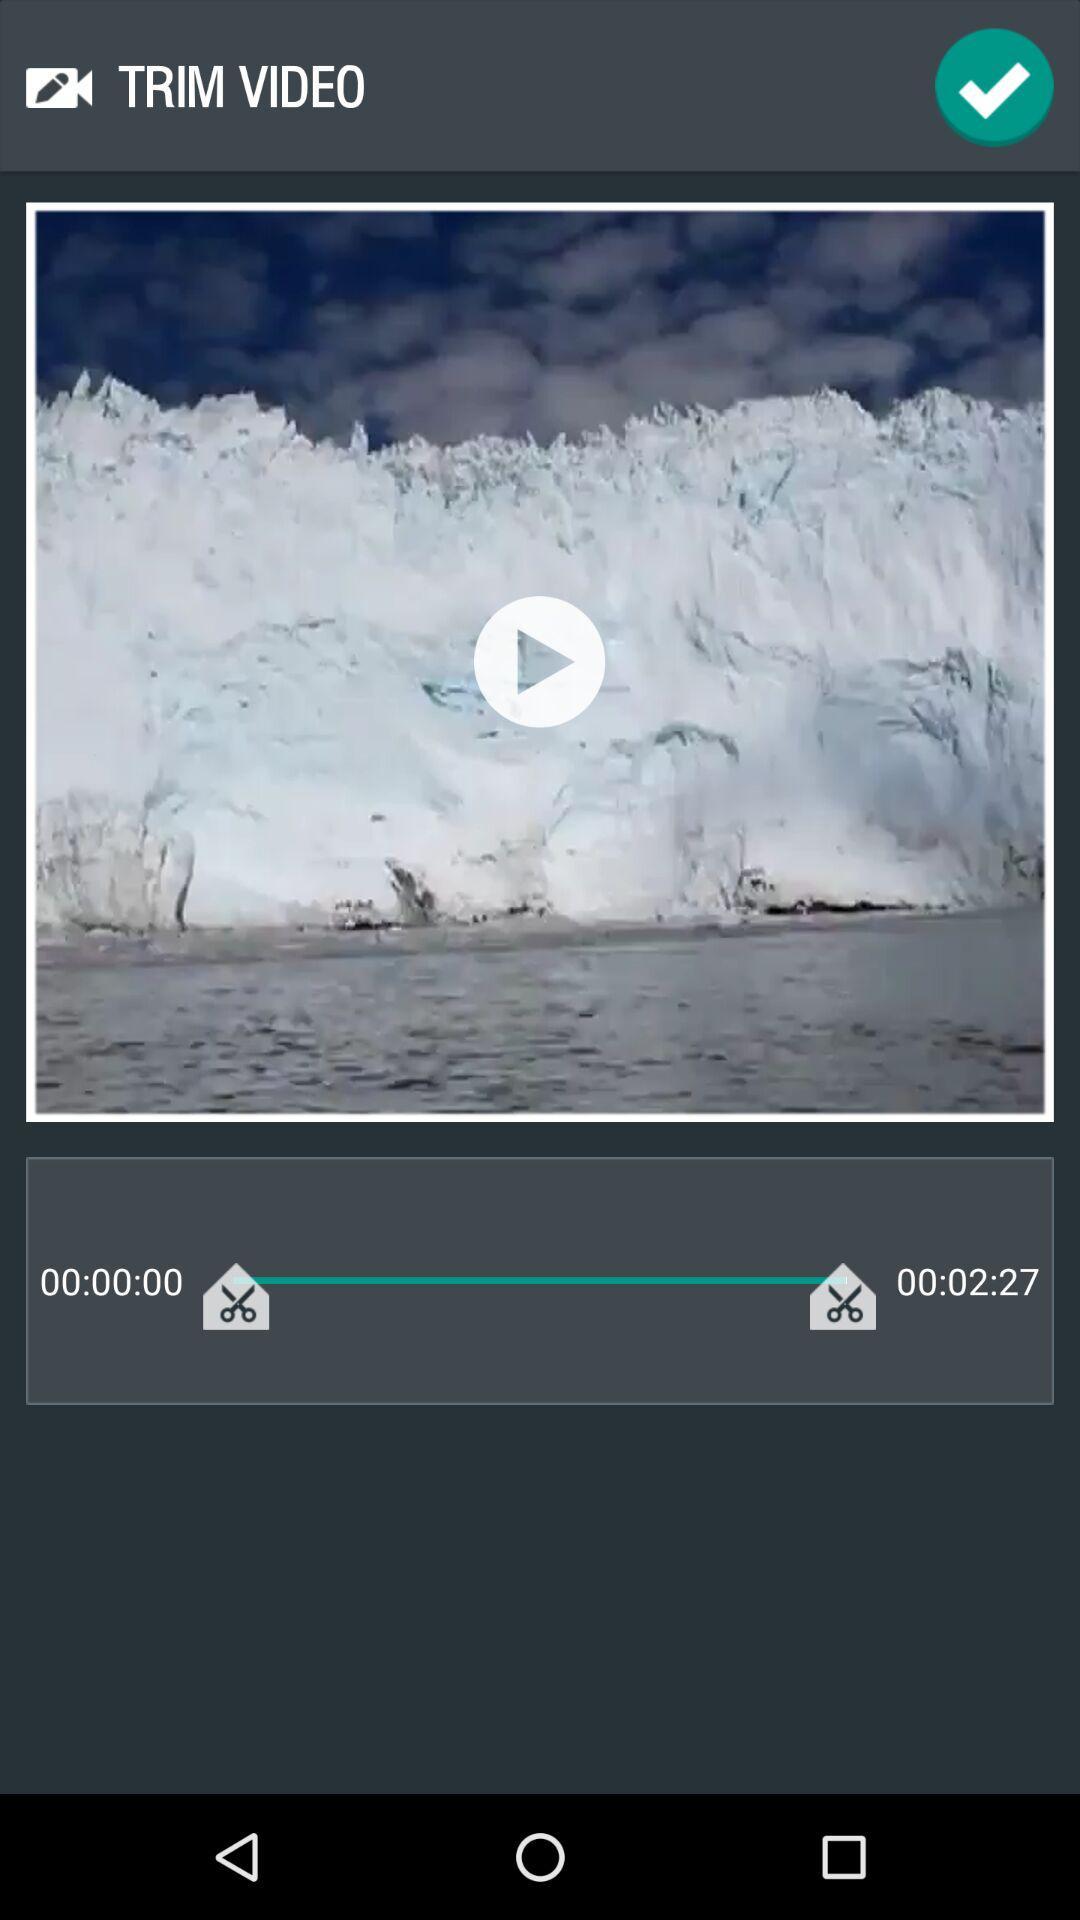 The width and height of the screenshot is (1080, 1920). Describe the element at coordinates (994, 86) in the screenshot. I see `the app to the right of trim video` at that location.